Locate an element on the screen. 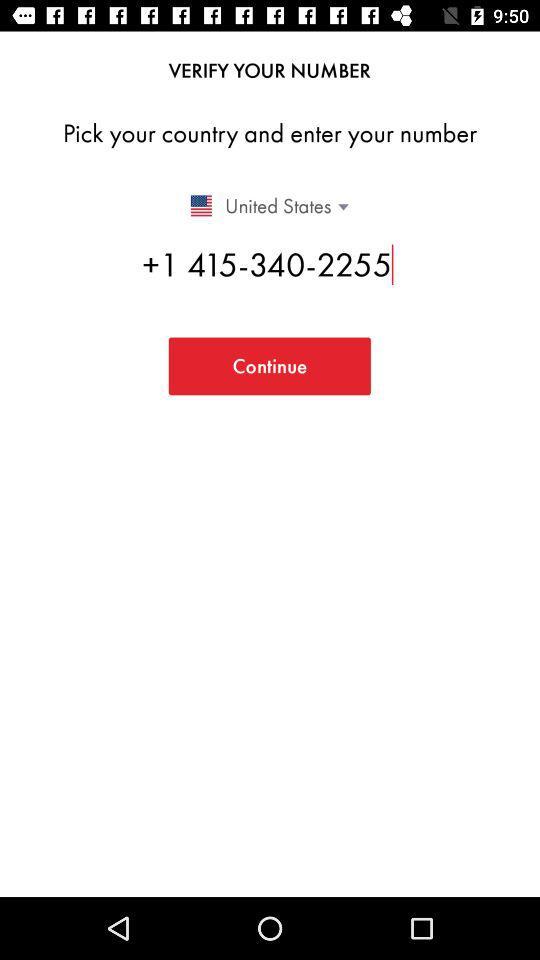 Image resolution: width=540 pixels, height=960 pixels. the continue is located at coordinates (269, 365).